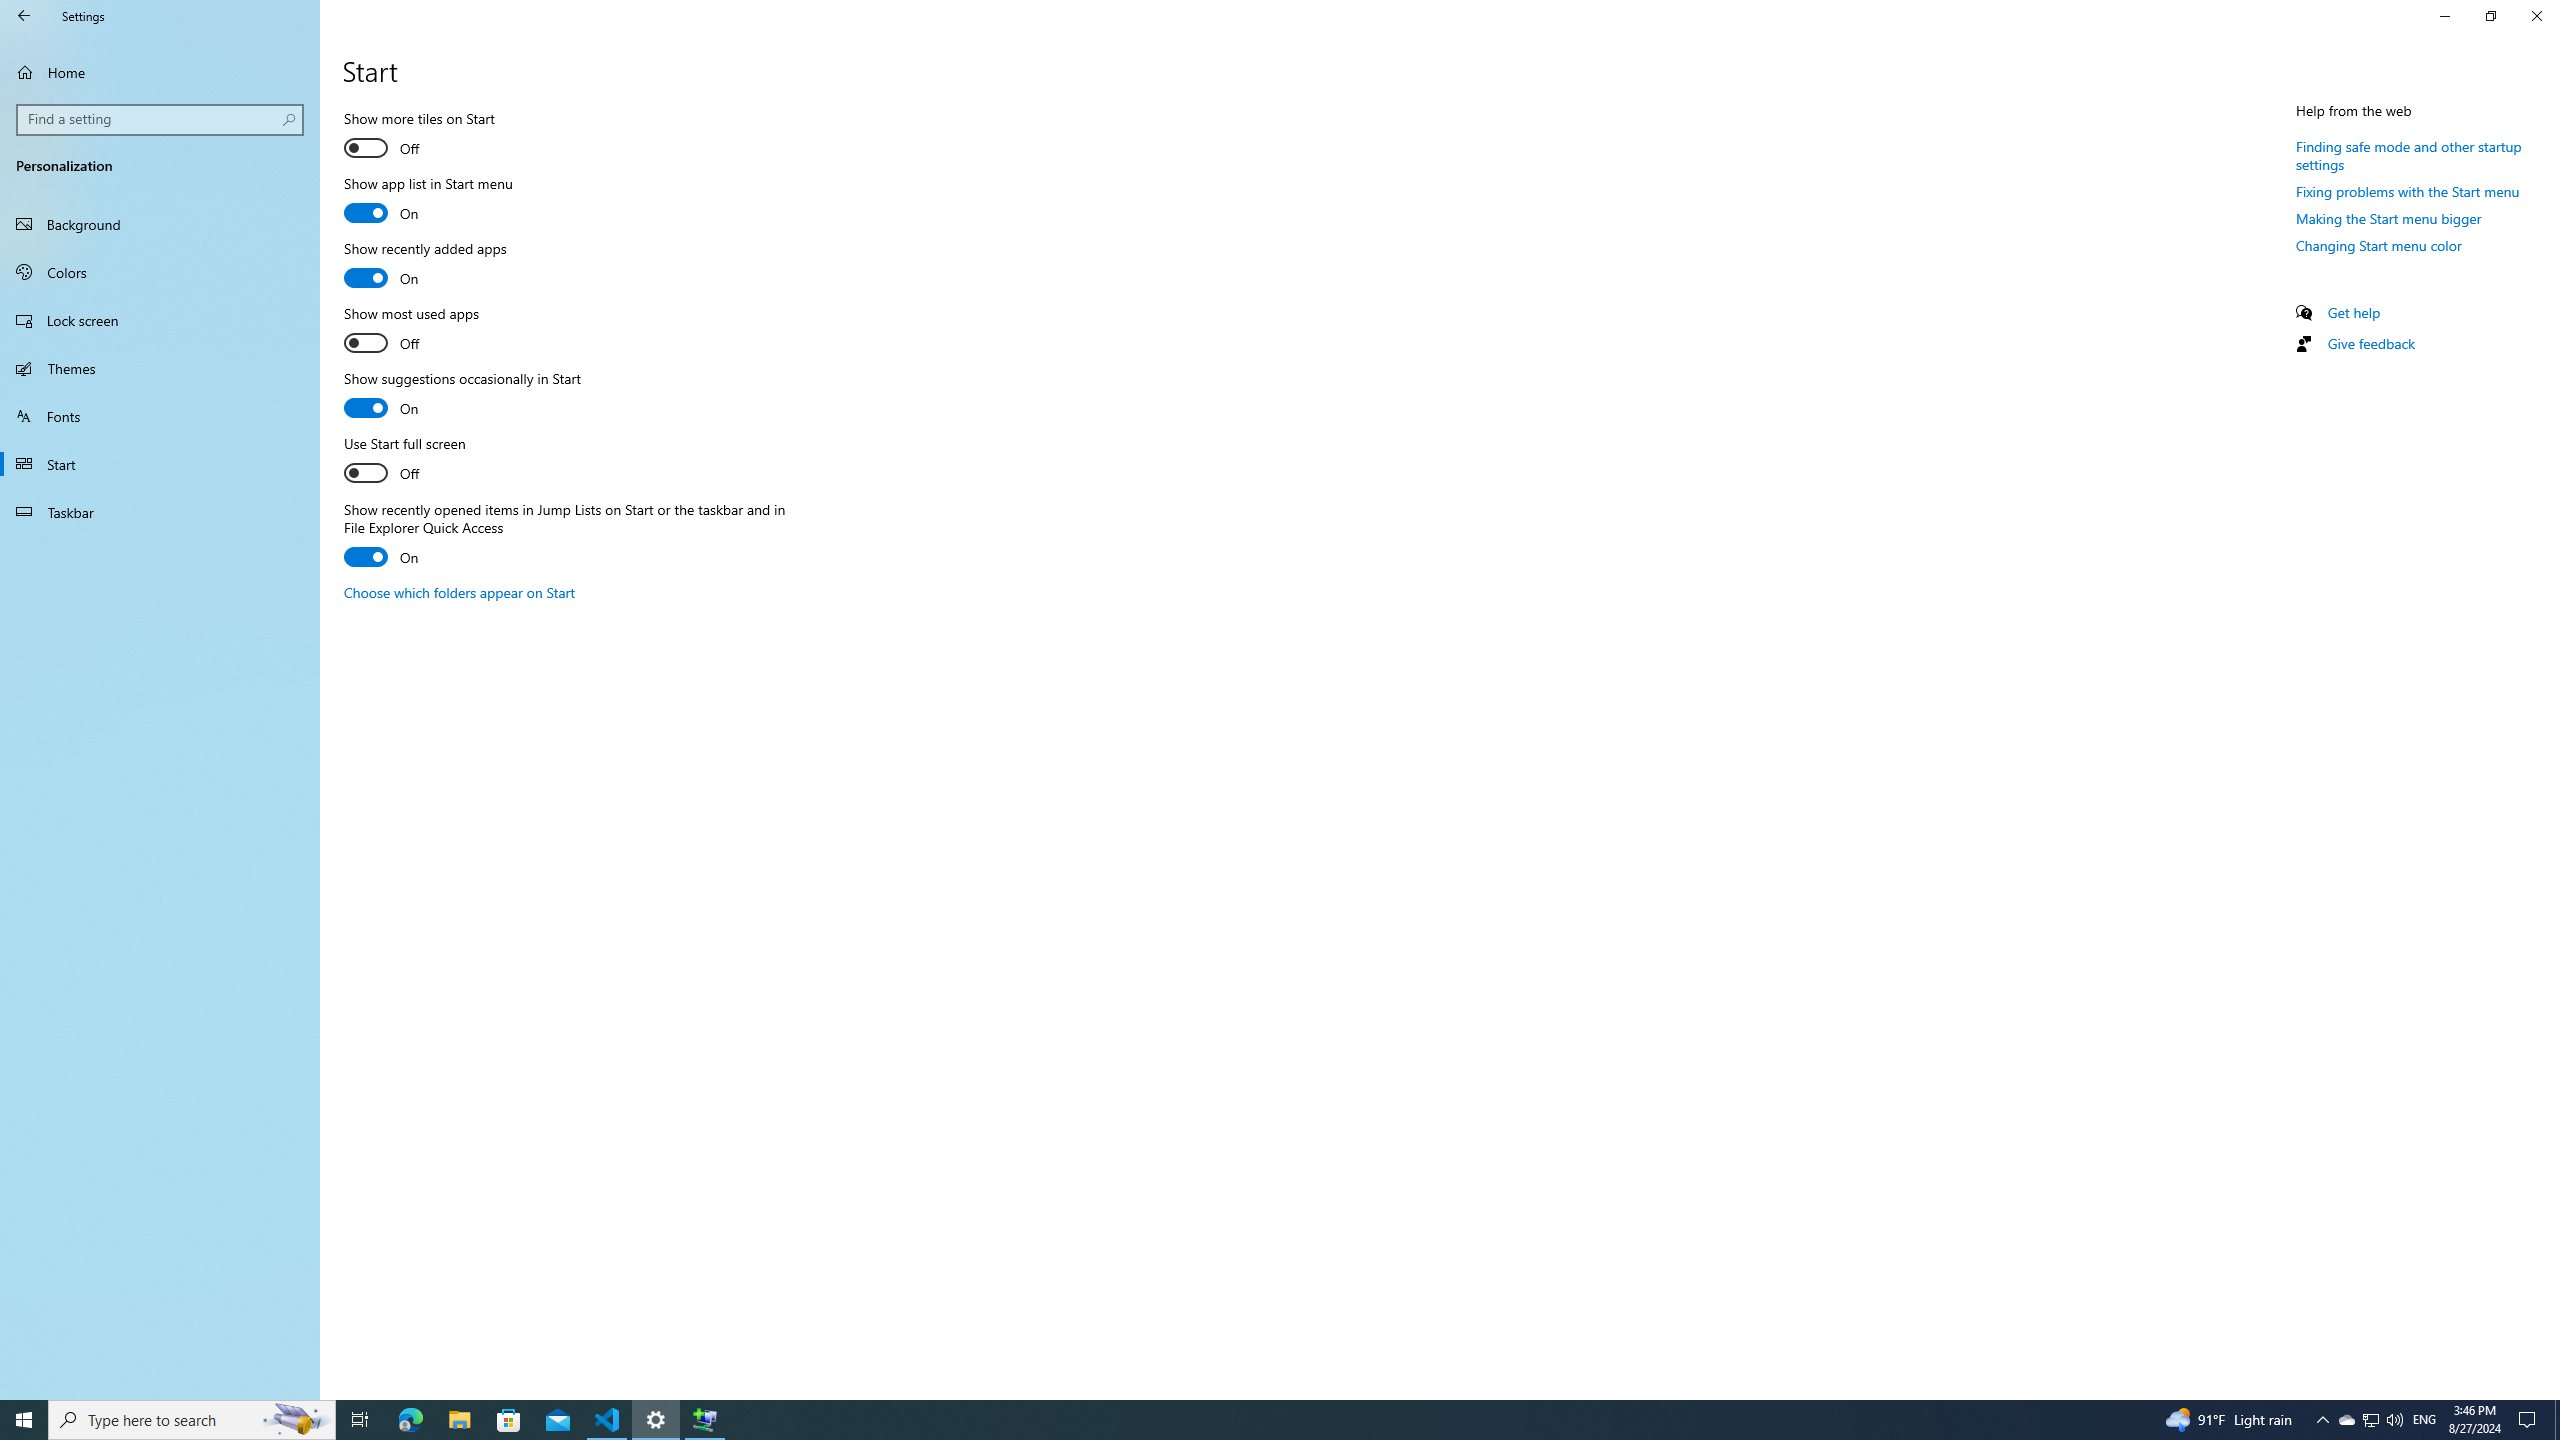  I want to click on 'Home', so click(159, 72).